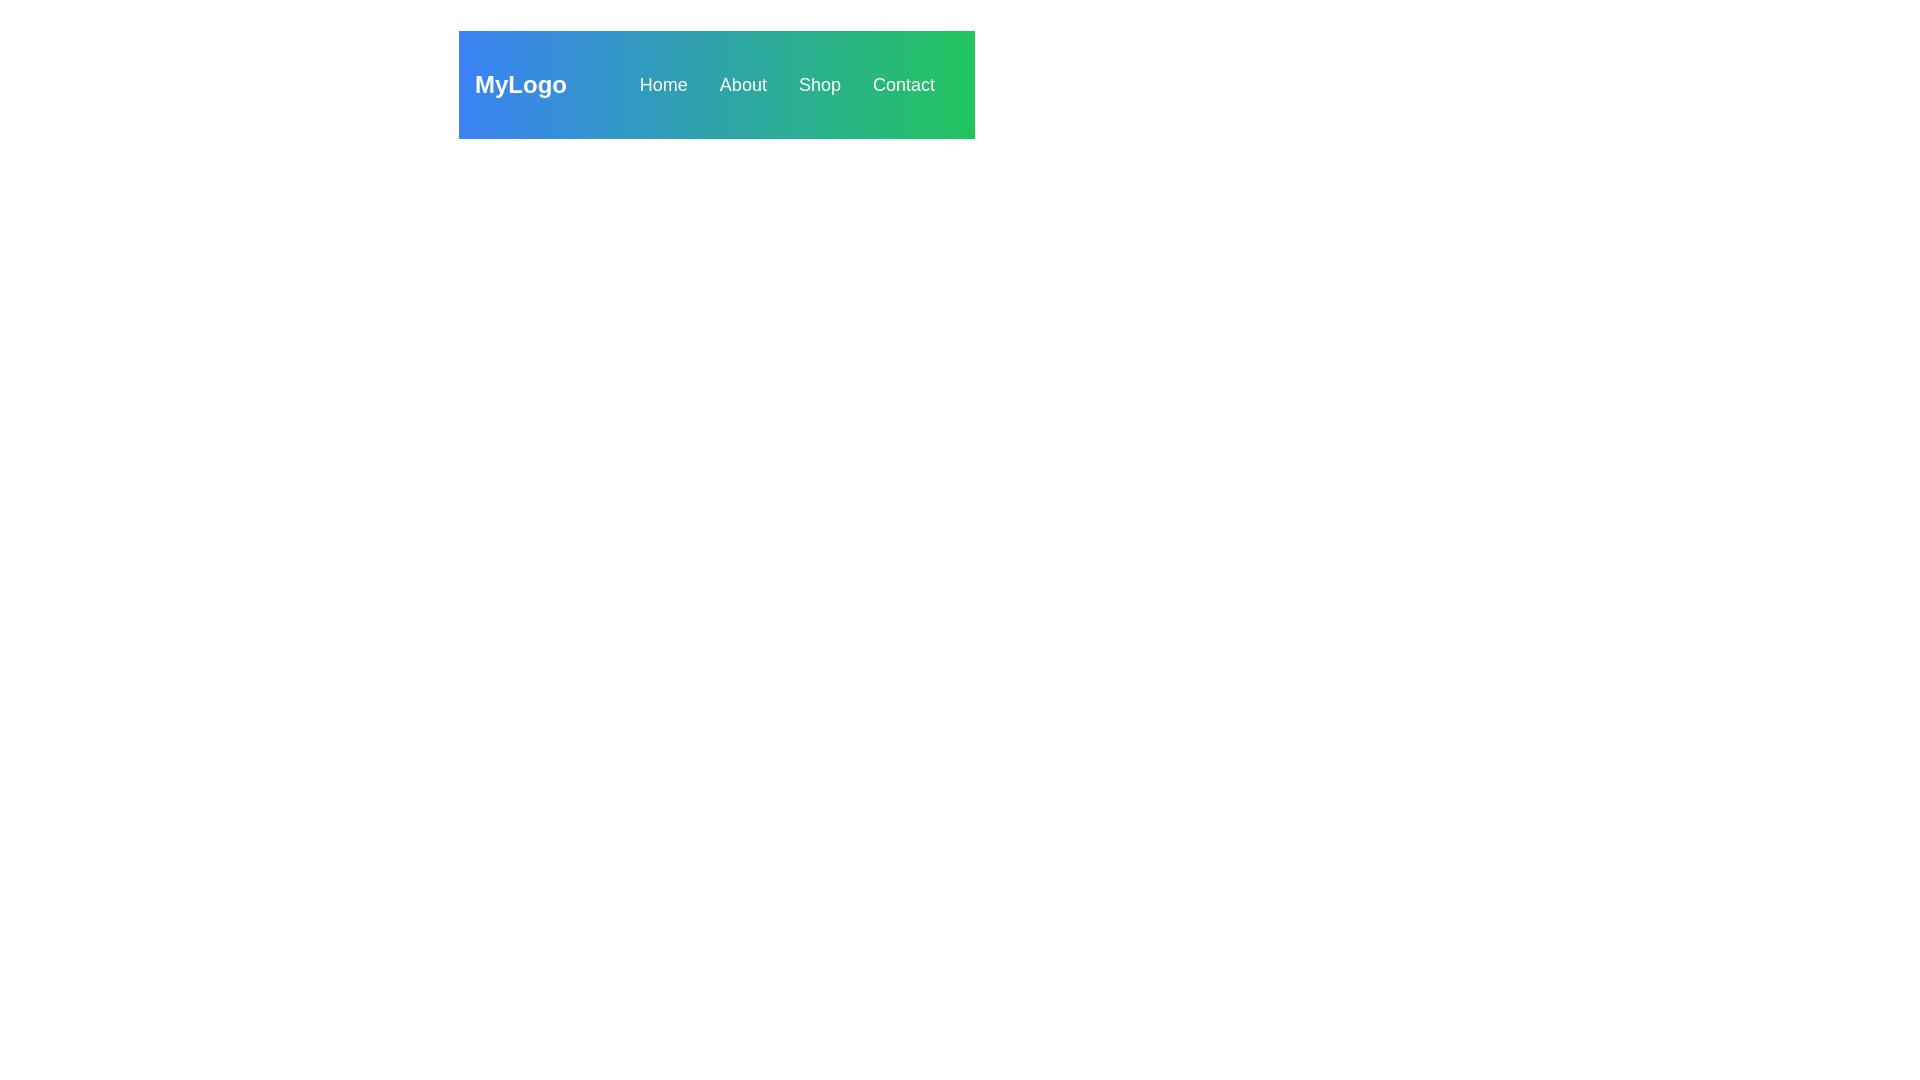 Image resolution: width=1920 pixels, height=1080 pixels. I want to click on the 'Contact' hyperlink in the navigation bar to change its color to yellow, so click(902, 83).